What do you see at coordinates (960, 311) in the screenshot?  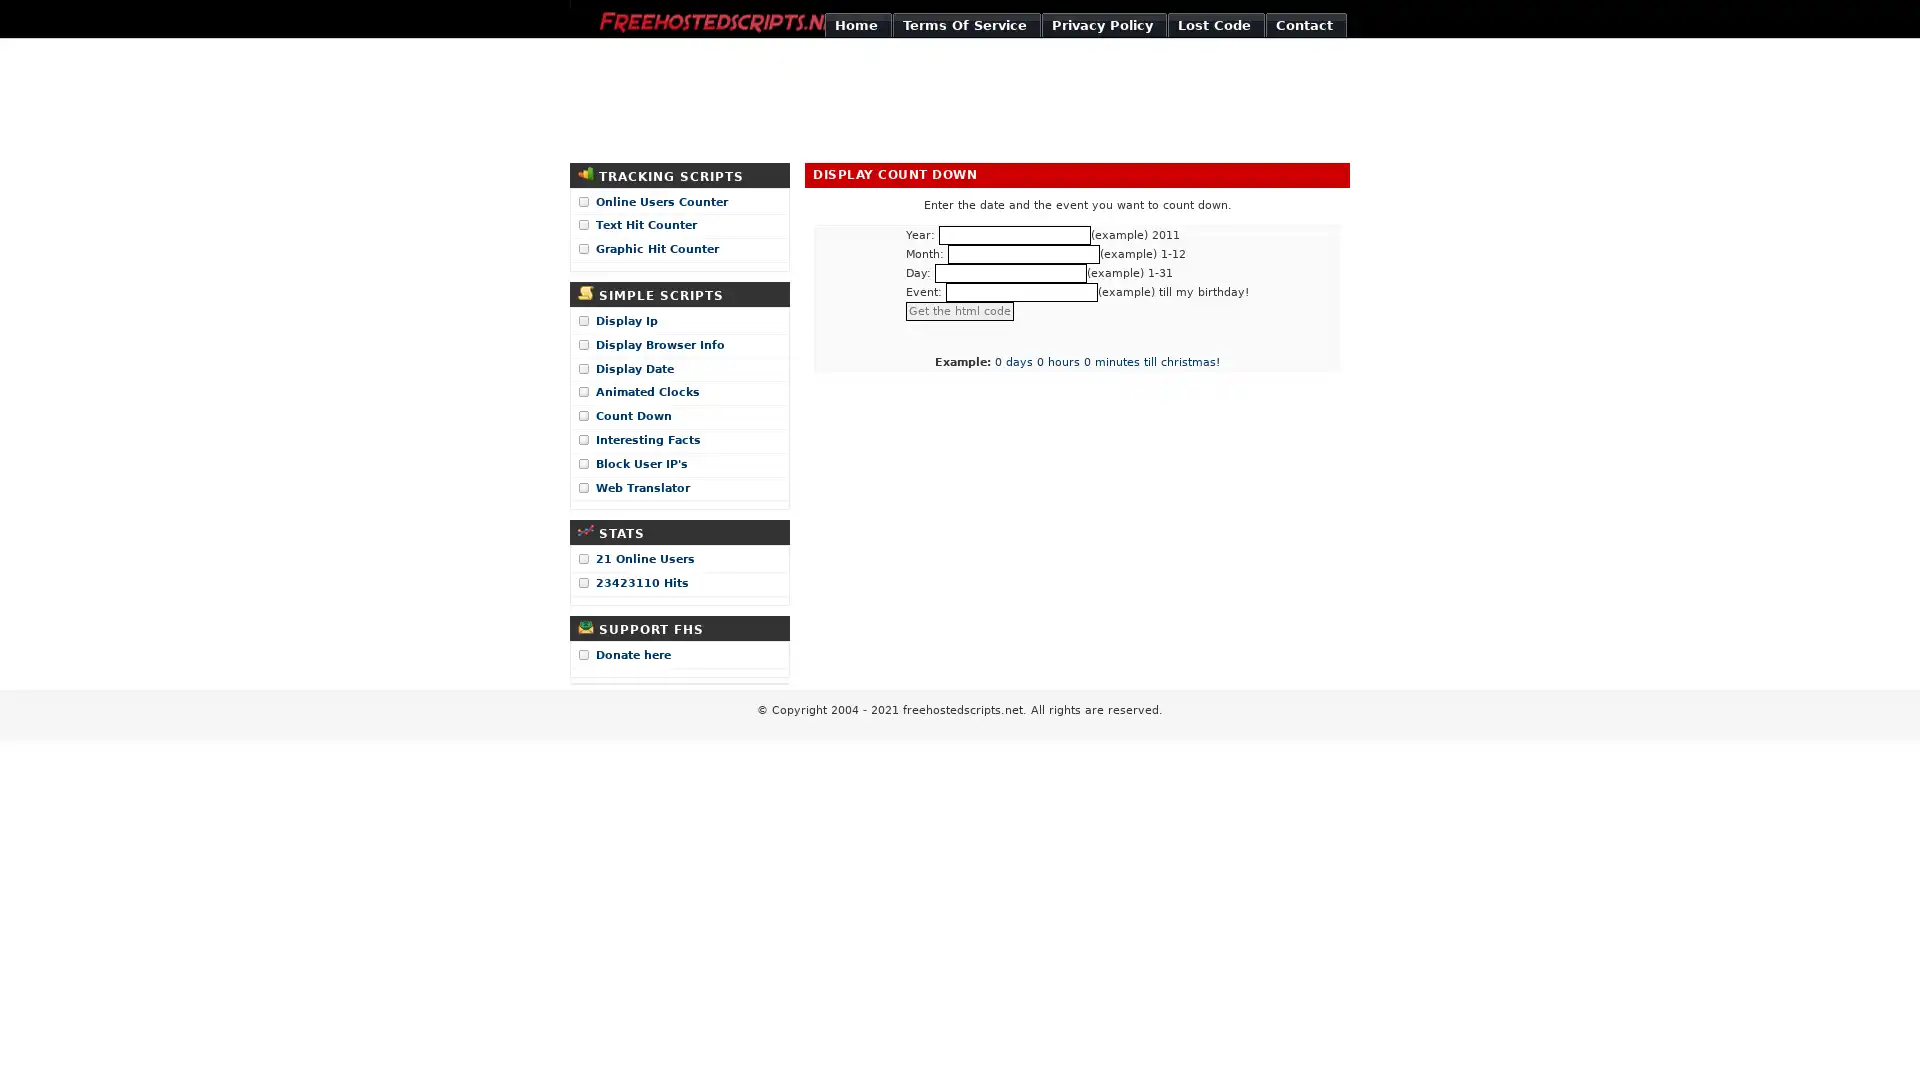 I see `Get the html code` at bounding box center [960, 311].